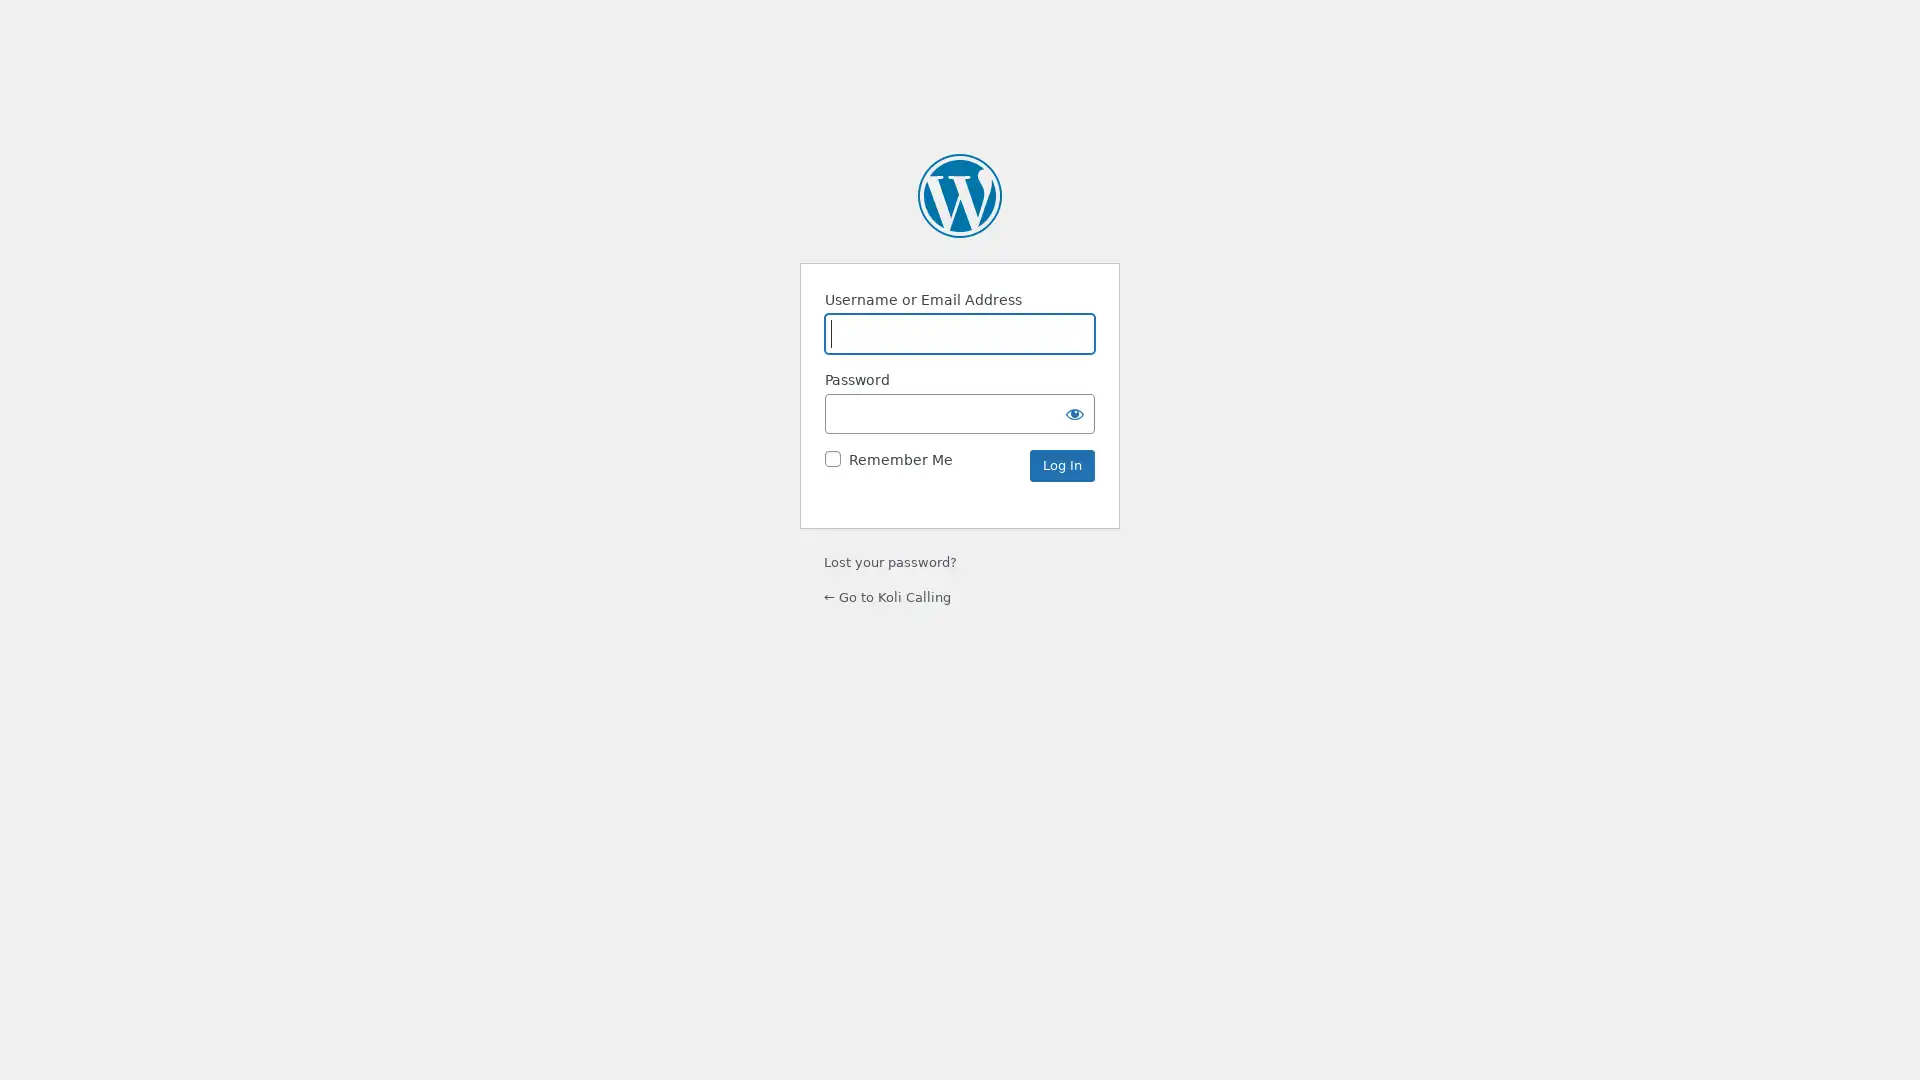 The image size is (1920, 1080). What do you see at coordinates (1061, 465) in the screenshot?
I see `Log In` at bounding box center [1061, 465].